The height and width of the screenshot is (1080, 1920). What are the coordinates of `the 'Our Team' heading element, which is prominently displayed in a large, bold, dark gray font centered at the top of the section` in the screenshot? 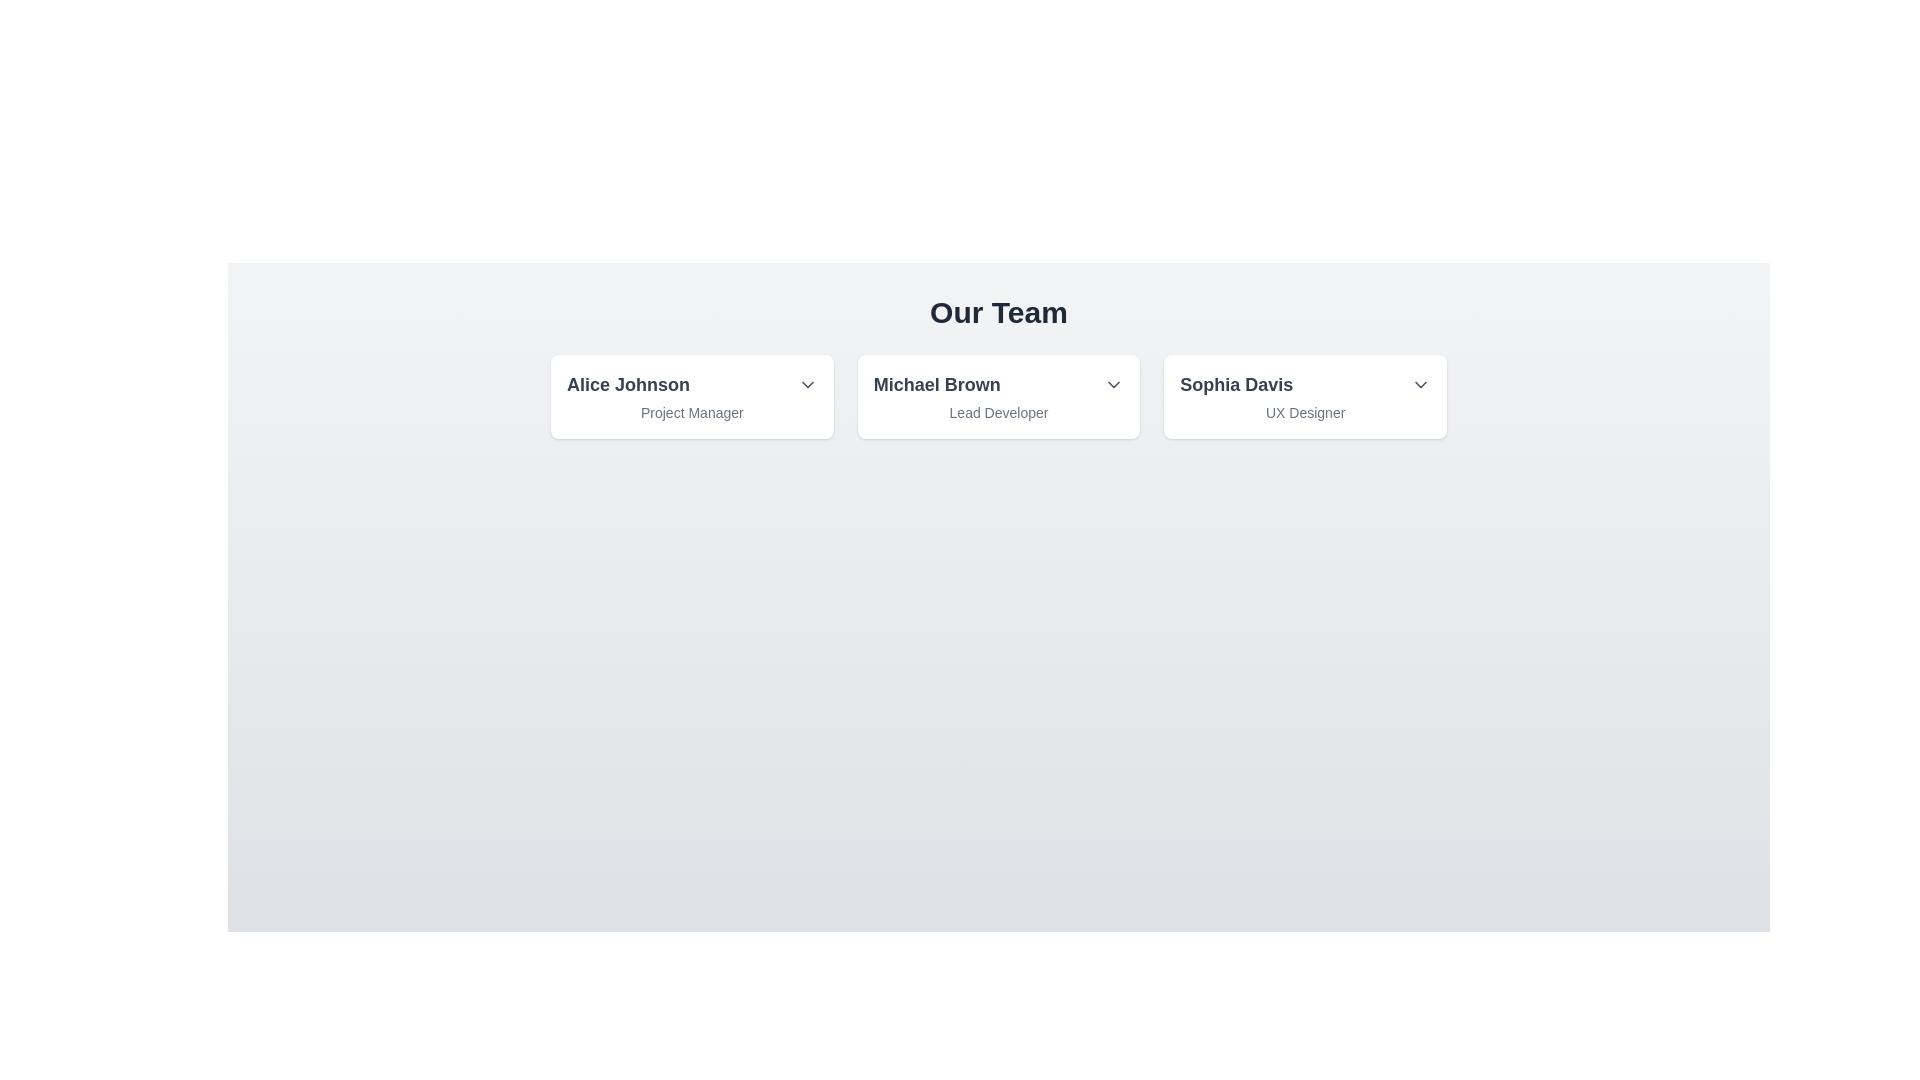 It's located at (998, 312).